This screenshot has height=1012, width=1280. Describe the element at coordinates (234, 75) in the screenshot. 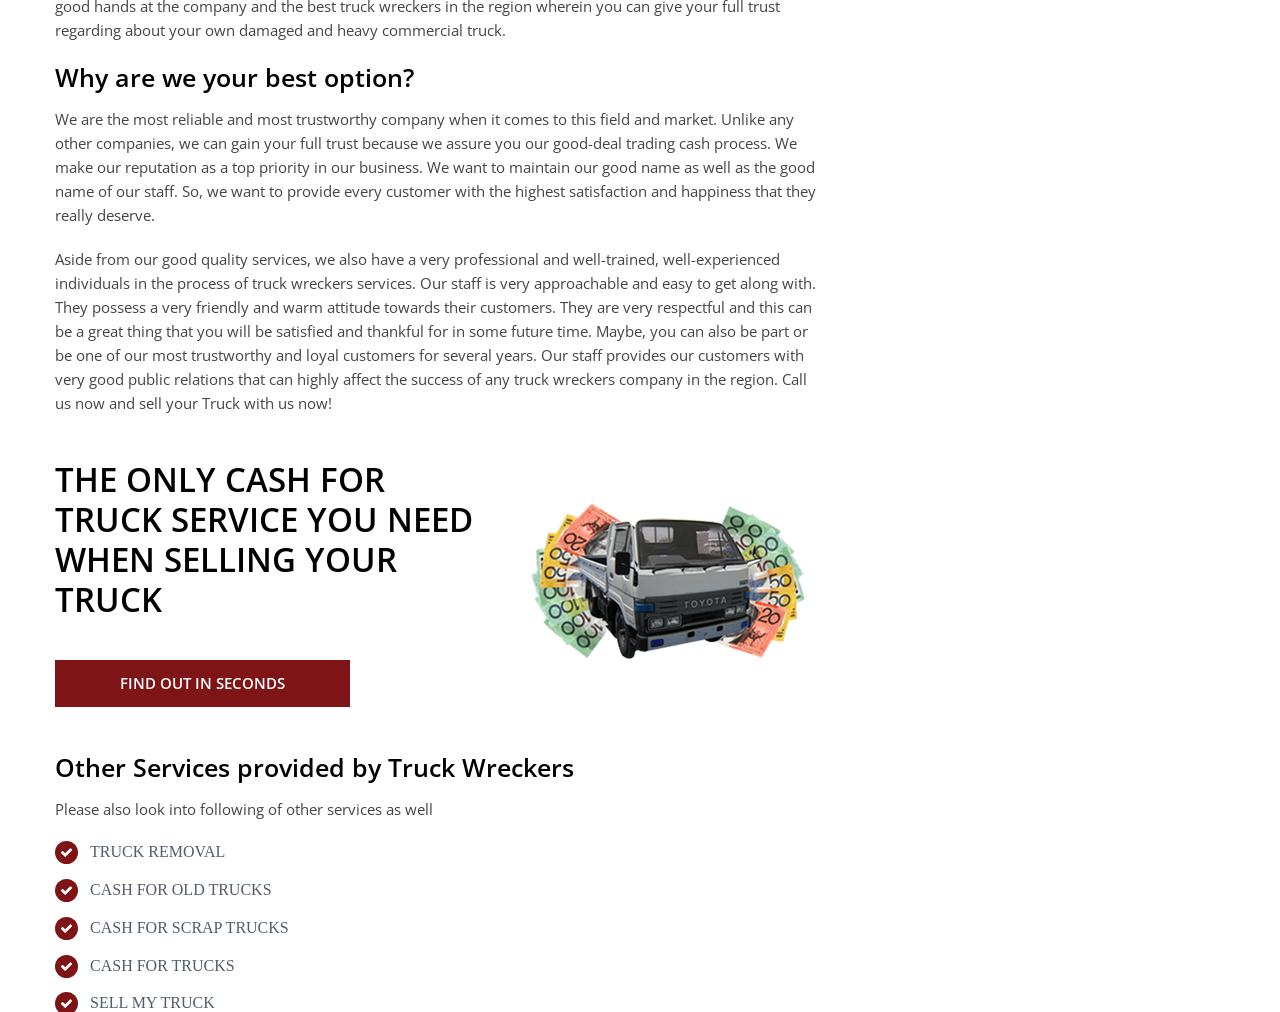

I see `'Why are we your best option?'` at that location.